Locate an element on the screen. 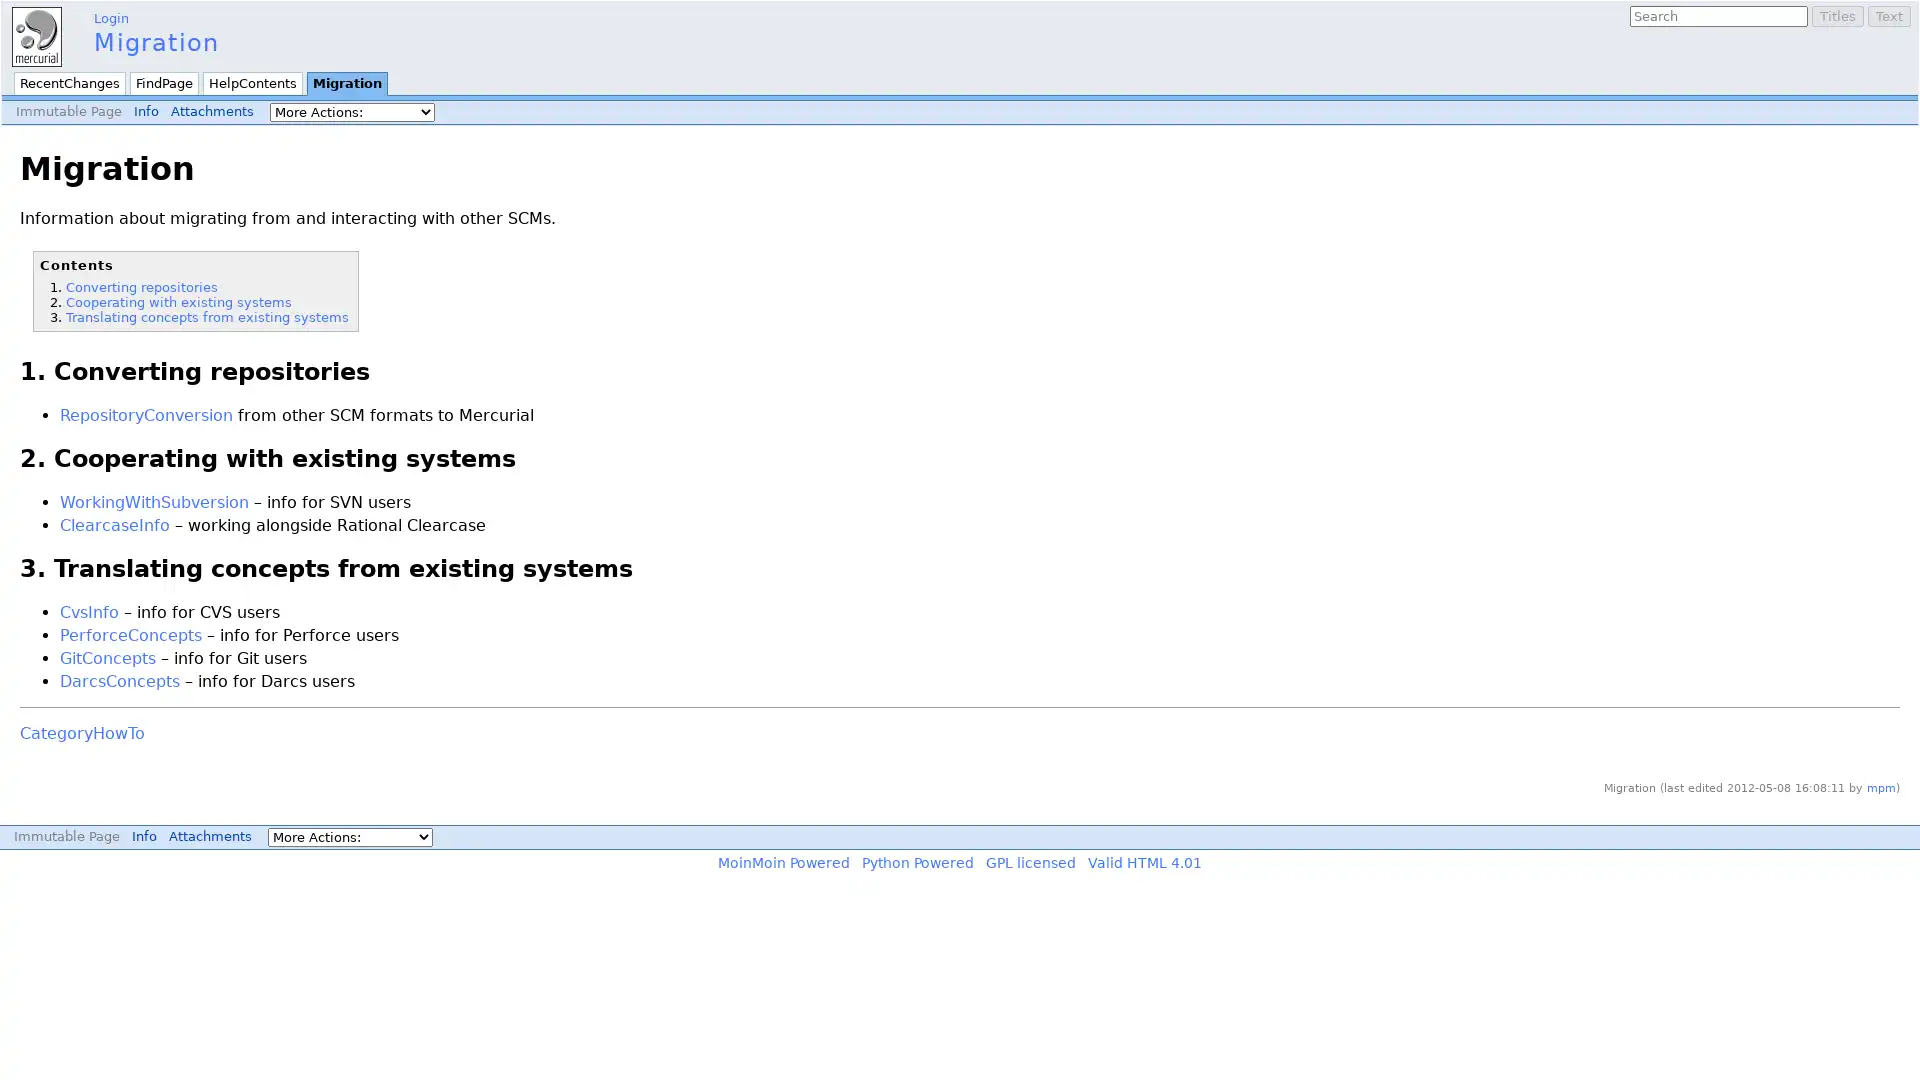 The height and width of the screenshot is (1080, 1920). Titles is located at coordinates (1838, 16).